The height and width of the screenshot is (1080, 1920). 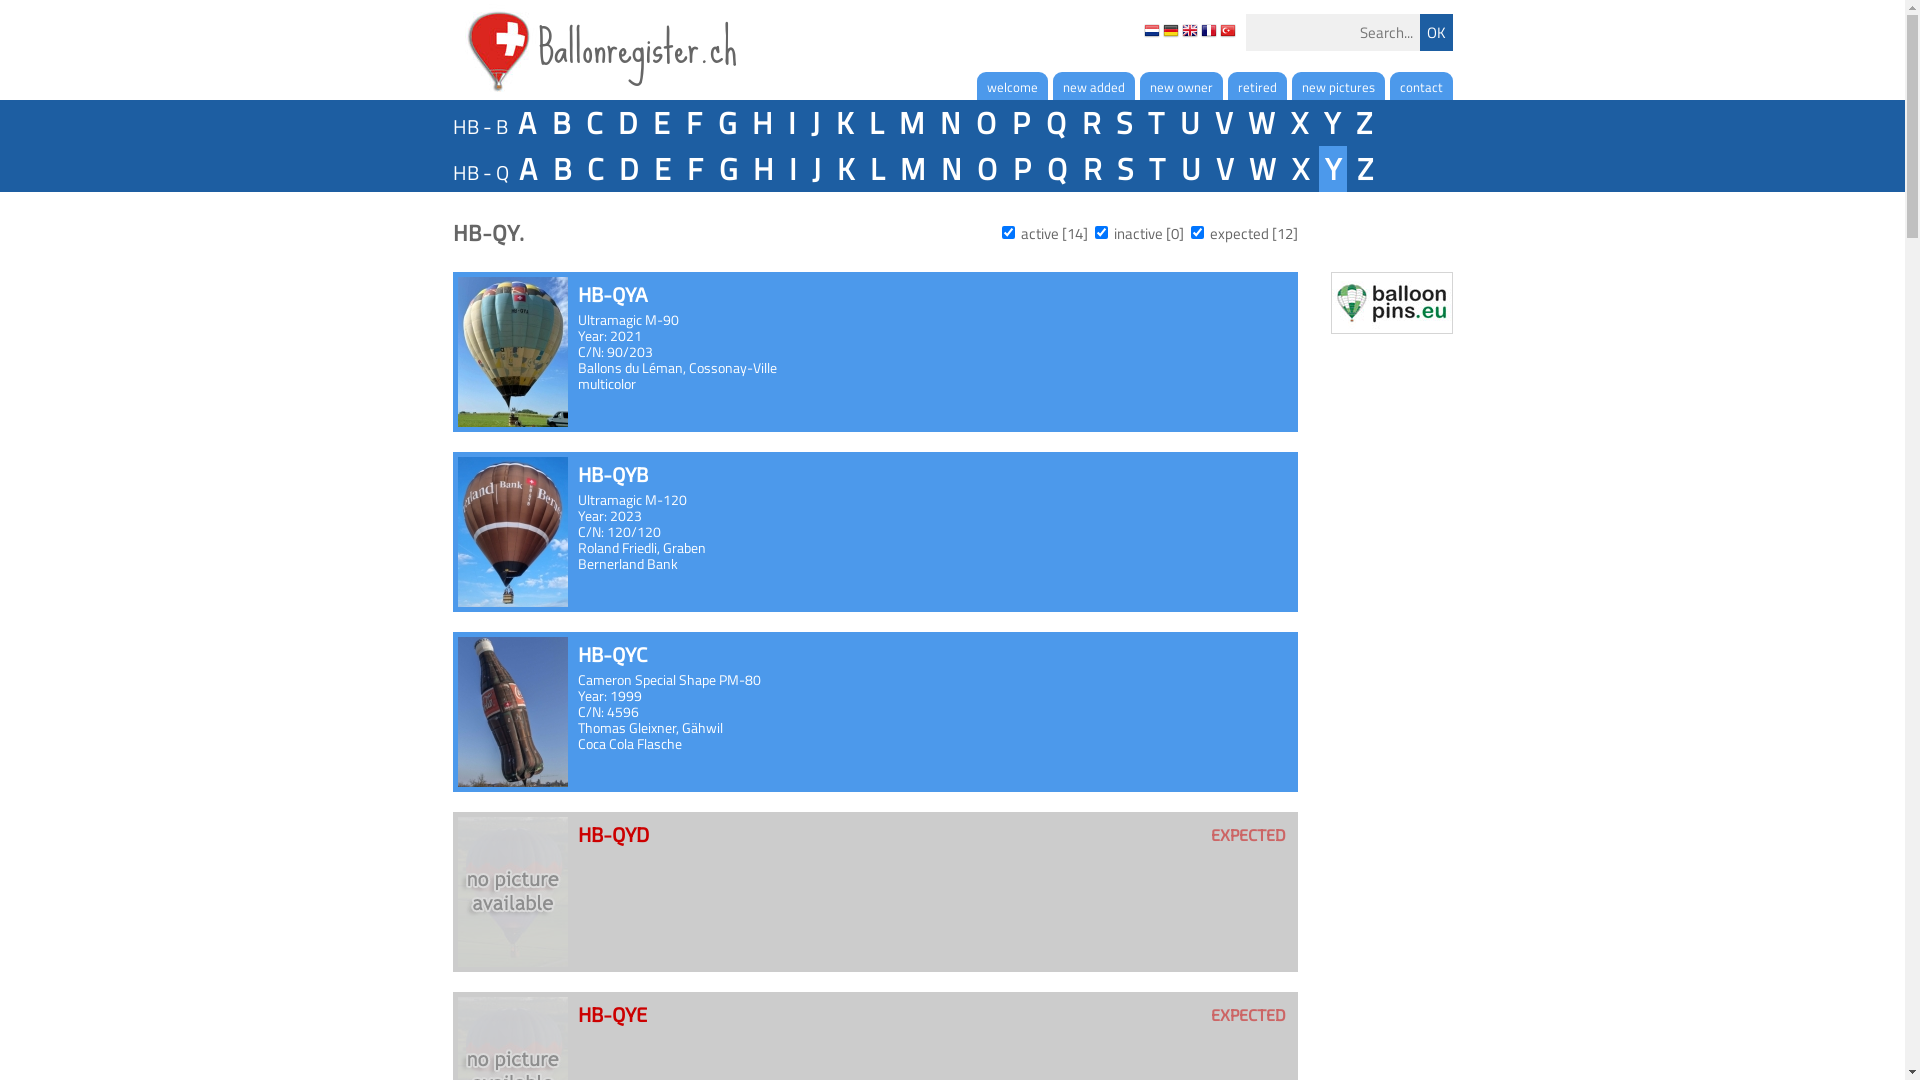 I want to click on 'N', so click(x=933, y=168).